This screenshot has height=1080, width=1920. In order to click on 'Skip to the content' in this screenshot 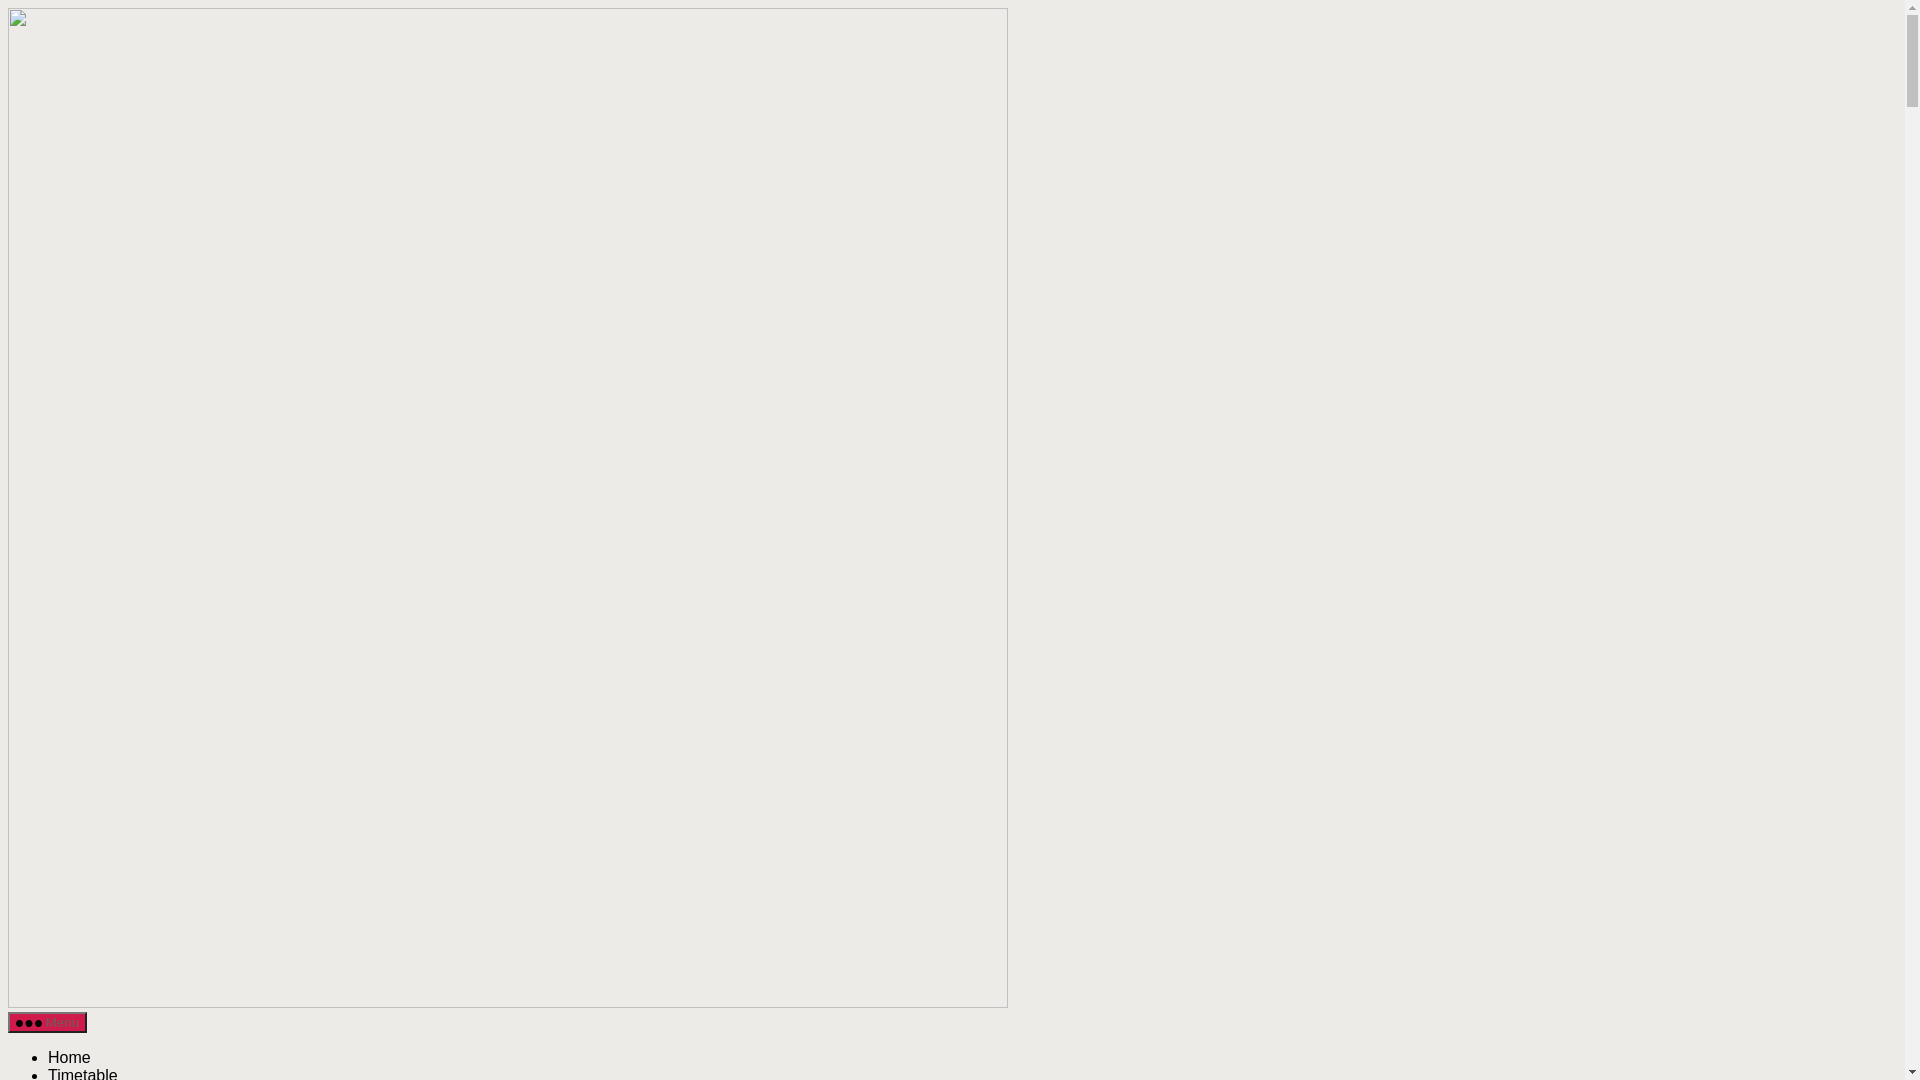, I will do `click(7, 7)`.